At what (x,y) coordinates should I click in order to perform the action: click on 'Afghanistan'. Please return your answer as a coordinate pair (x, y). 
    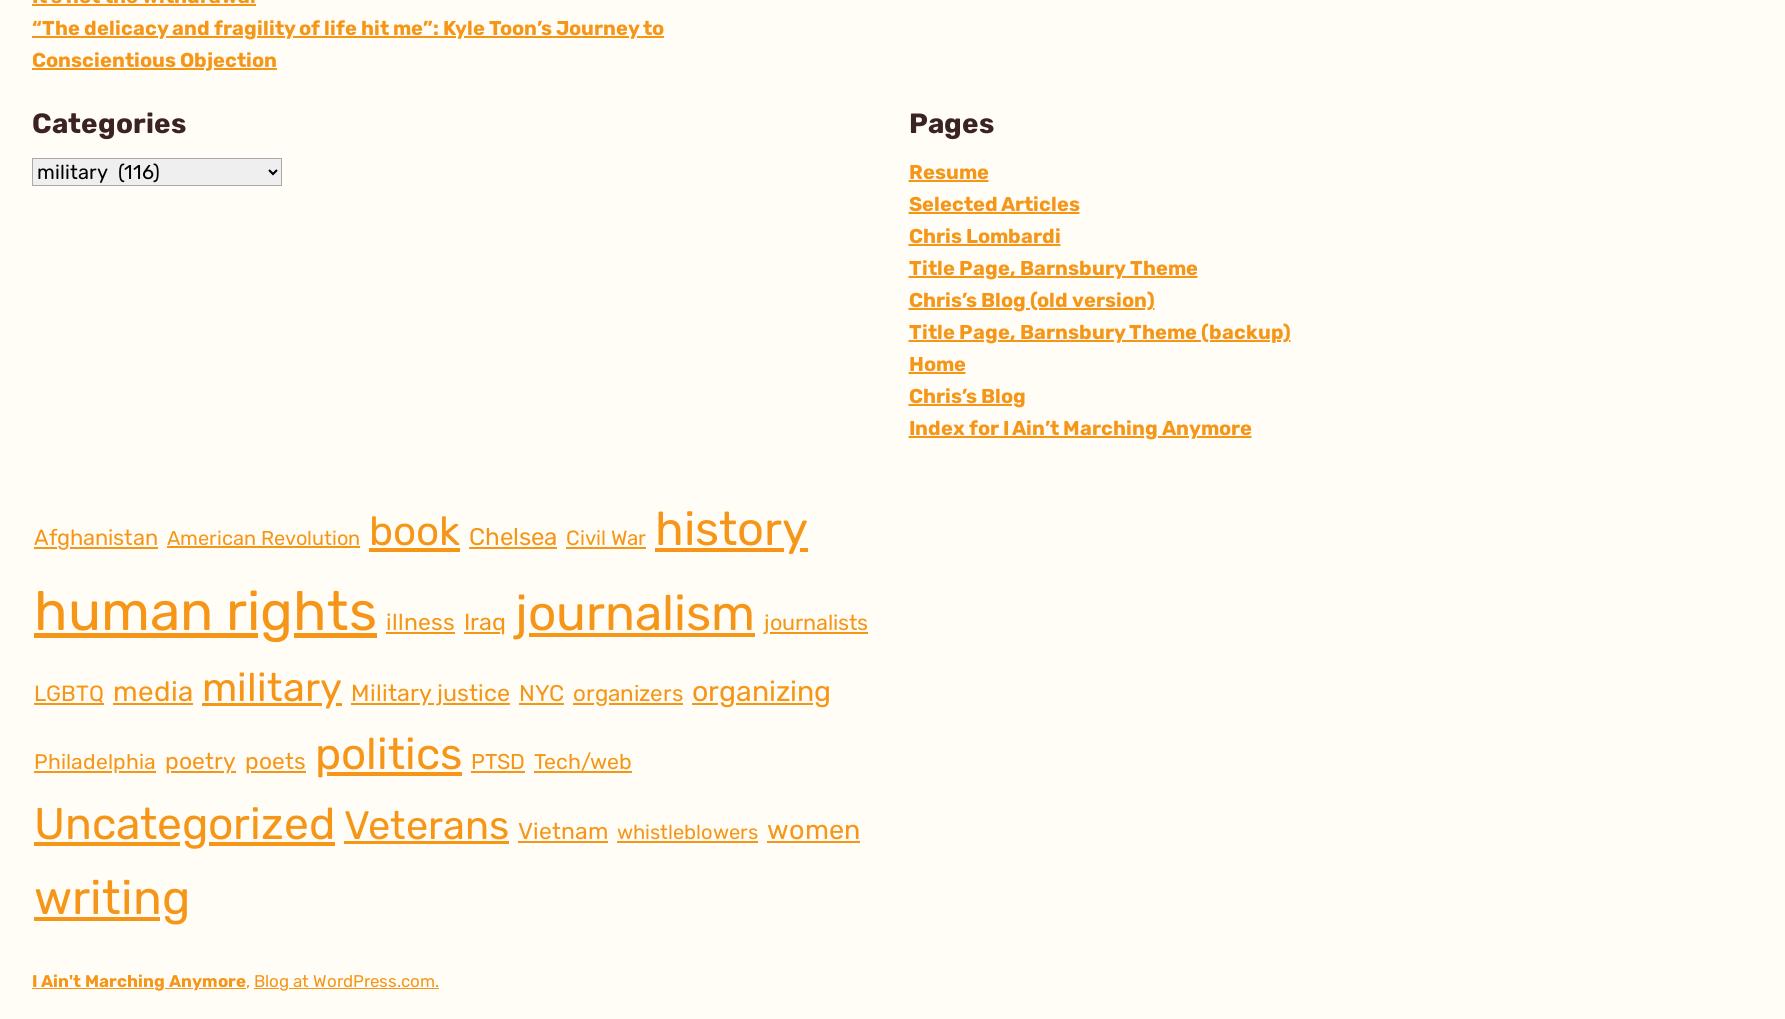
    Looking at the image, I should click on (96, 537).